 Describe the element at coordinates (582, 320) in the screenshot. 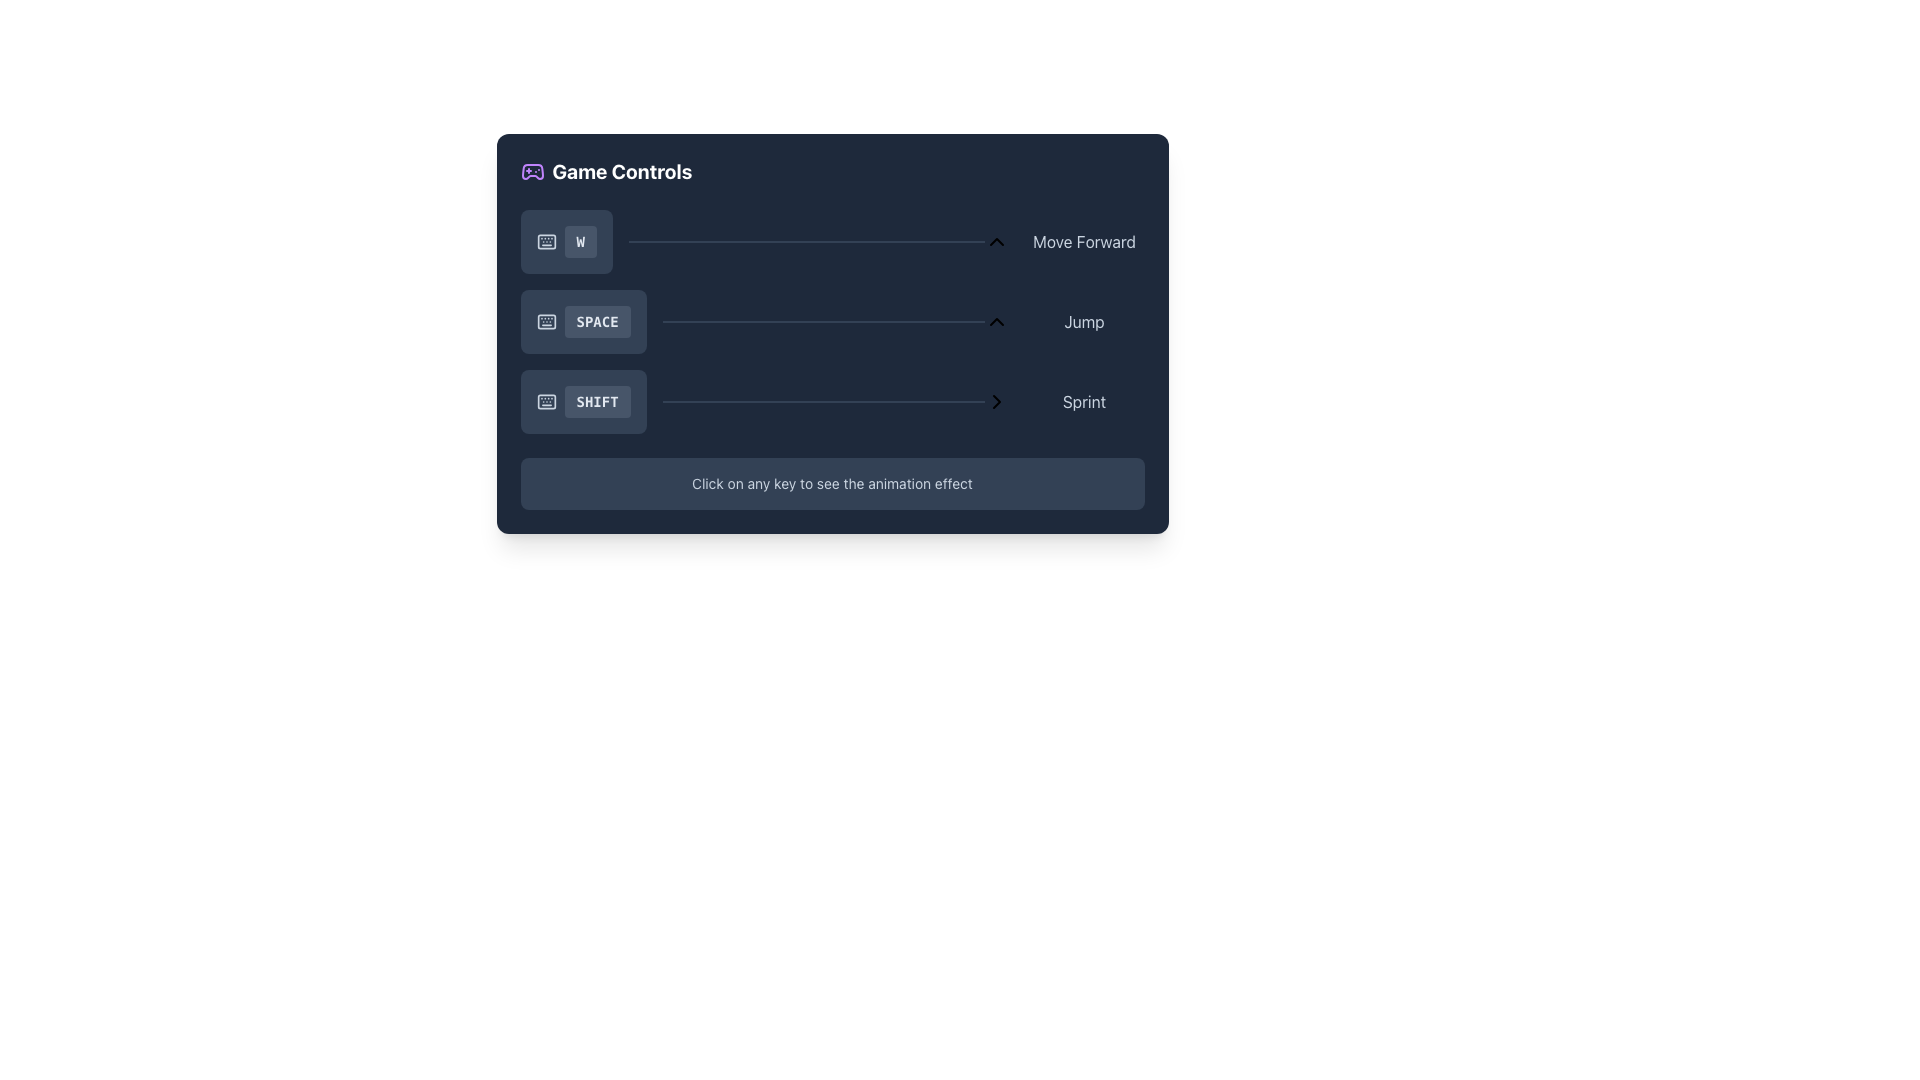

I see `the non-interactive display button labeled 'SPACE' with a keyboard icon, located in the 'Game Controls' section, positioned between the buttons 'W' and 'SHIFT'` at that location.